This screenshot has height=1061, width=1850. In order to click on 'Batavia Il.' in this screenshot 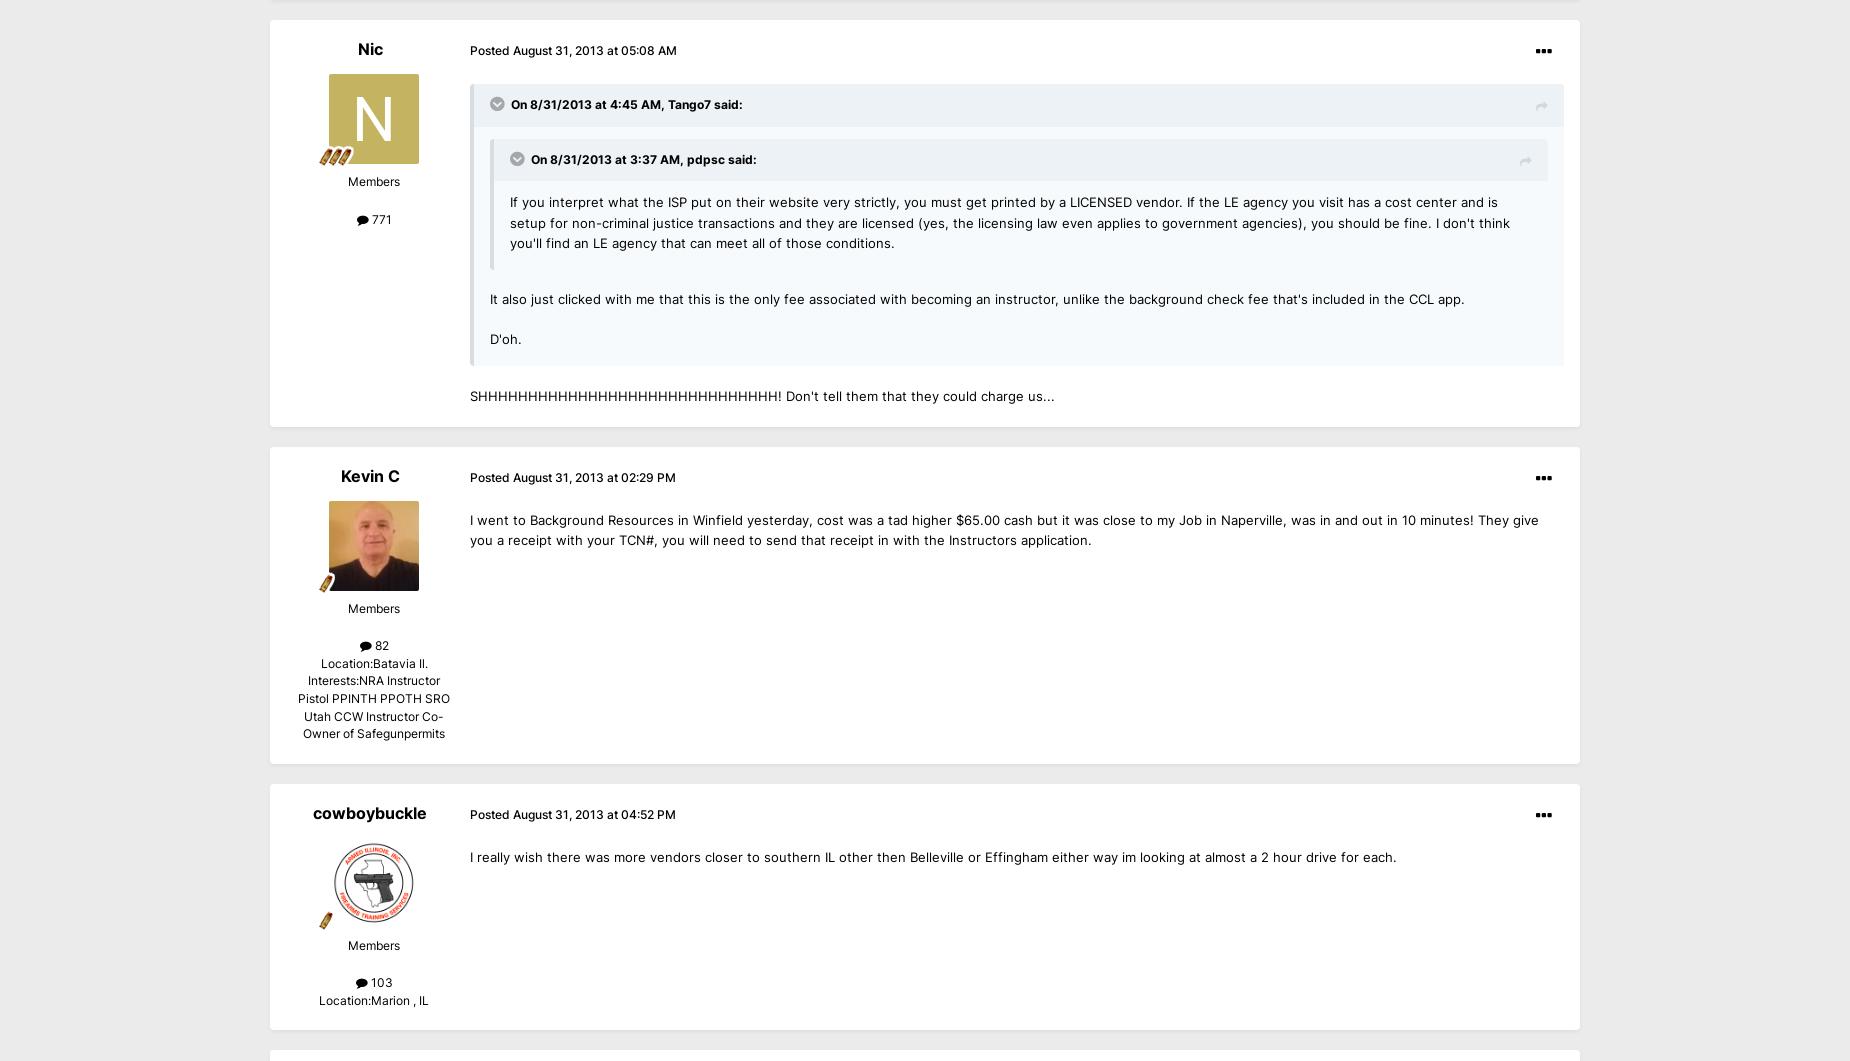, I will do `click(398, 662)`.